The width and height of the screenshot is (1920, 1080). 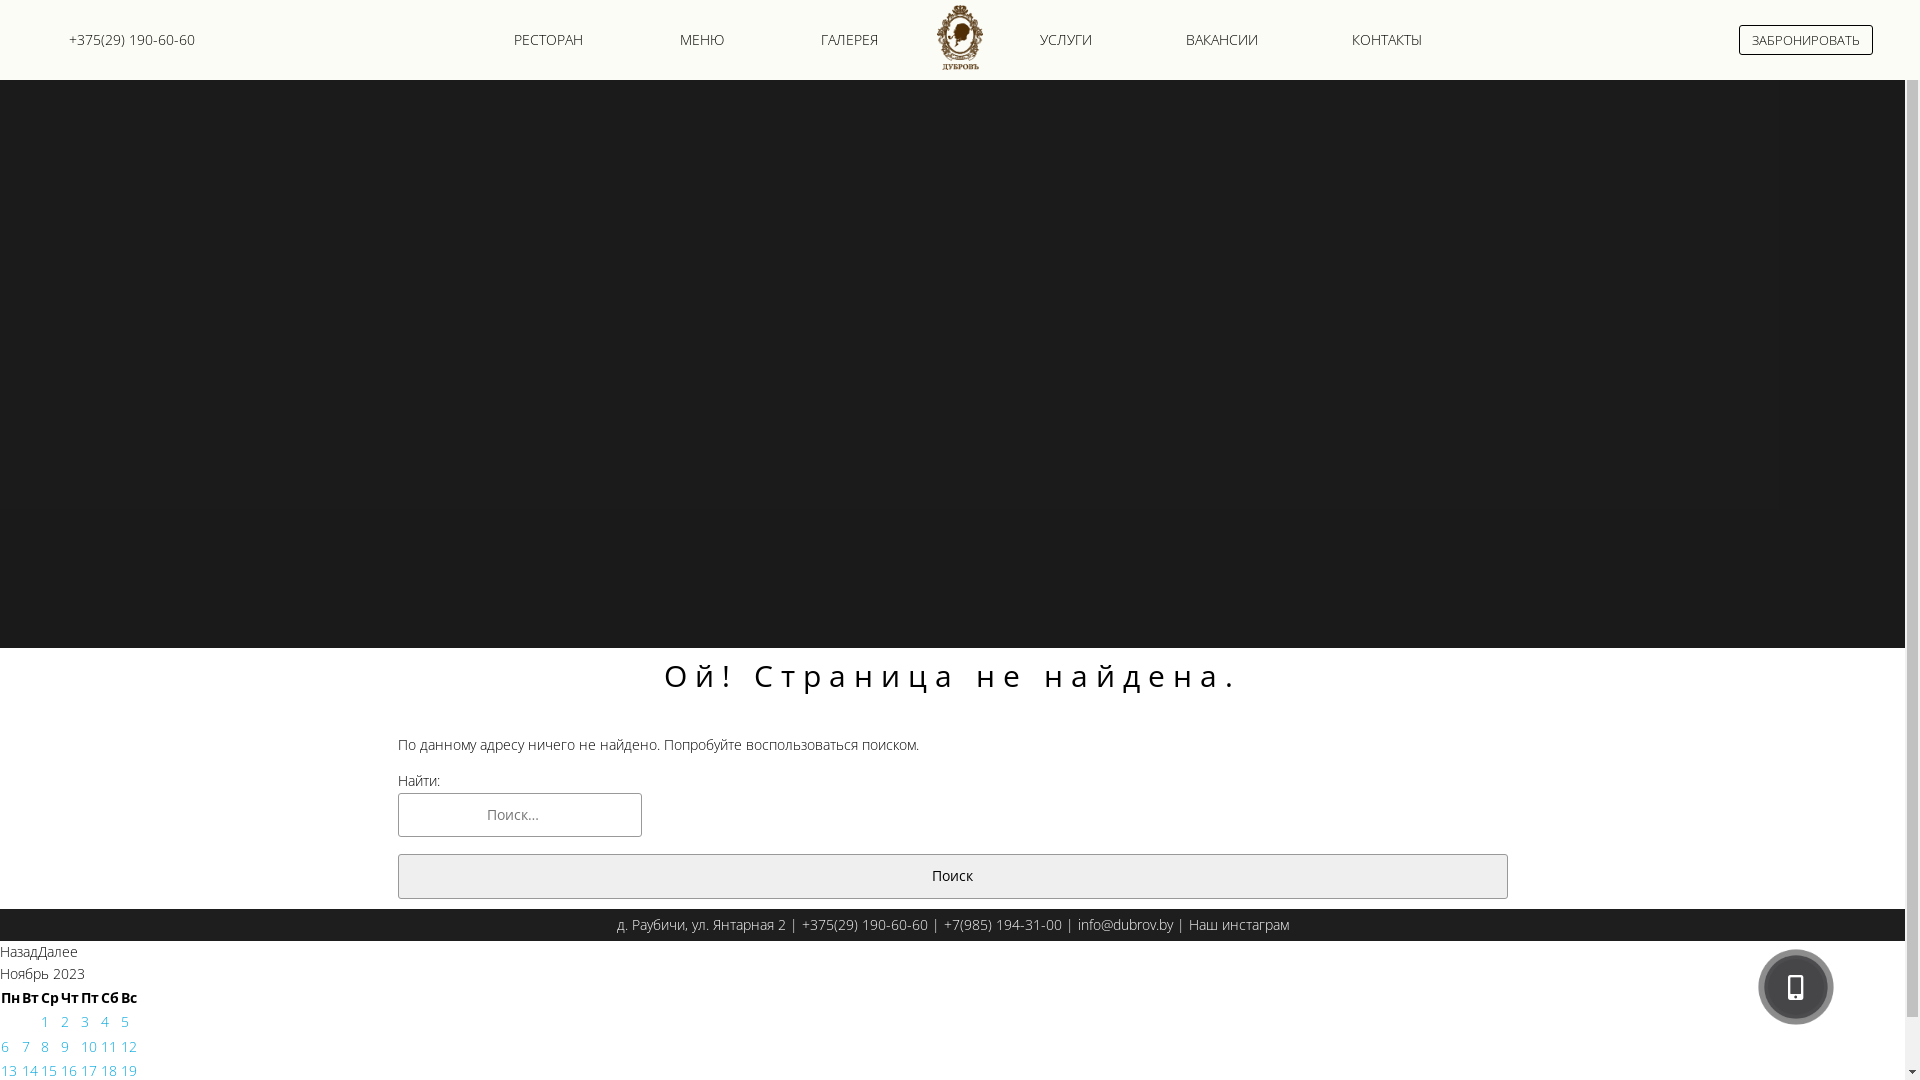 What do you see at coordinates (88, 1045) in the screenshot?
I see `'10'` at bounding box center [88, 1045].